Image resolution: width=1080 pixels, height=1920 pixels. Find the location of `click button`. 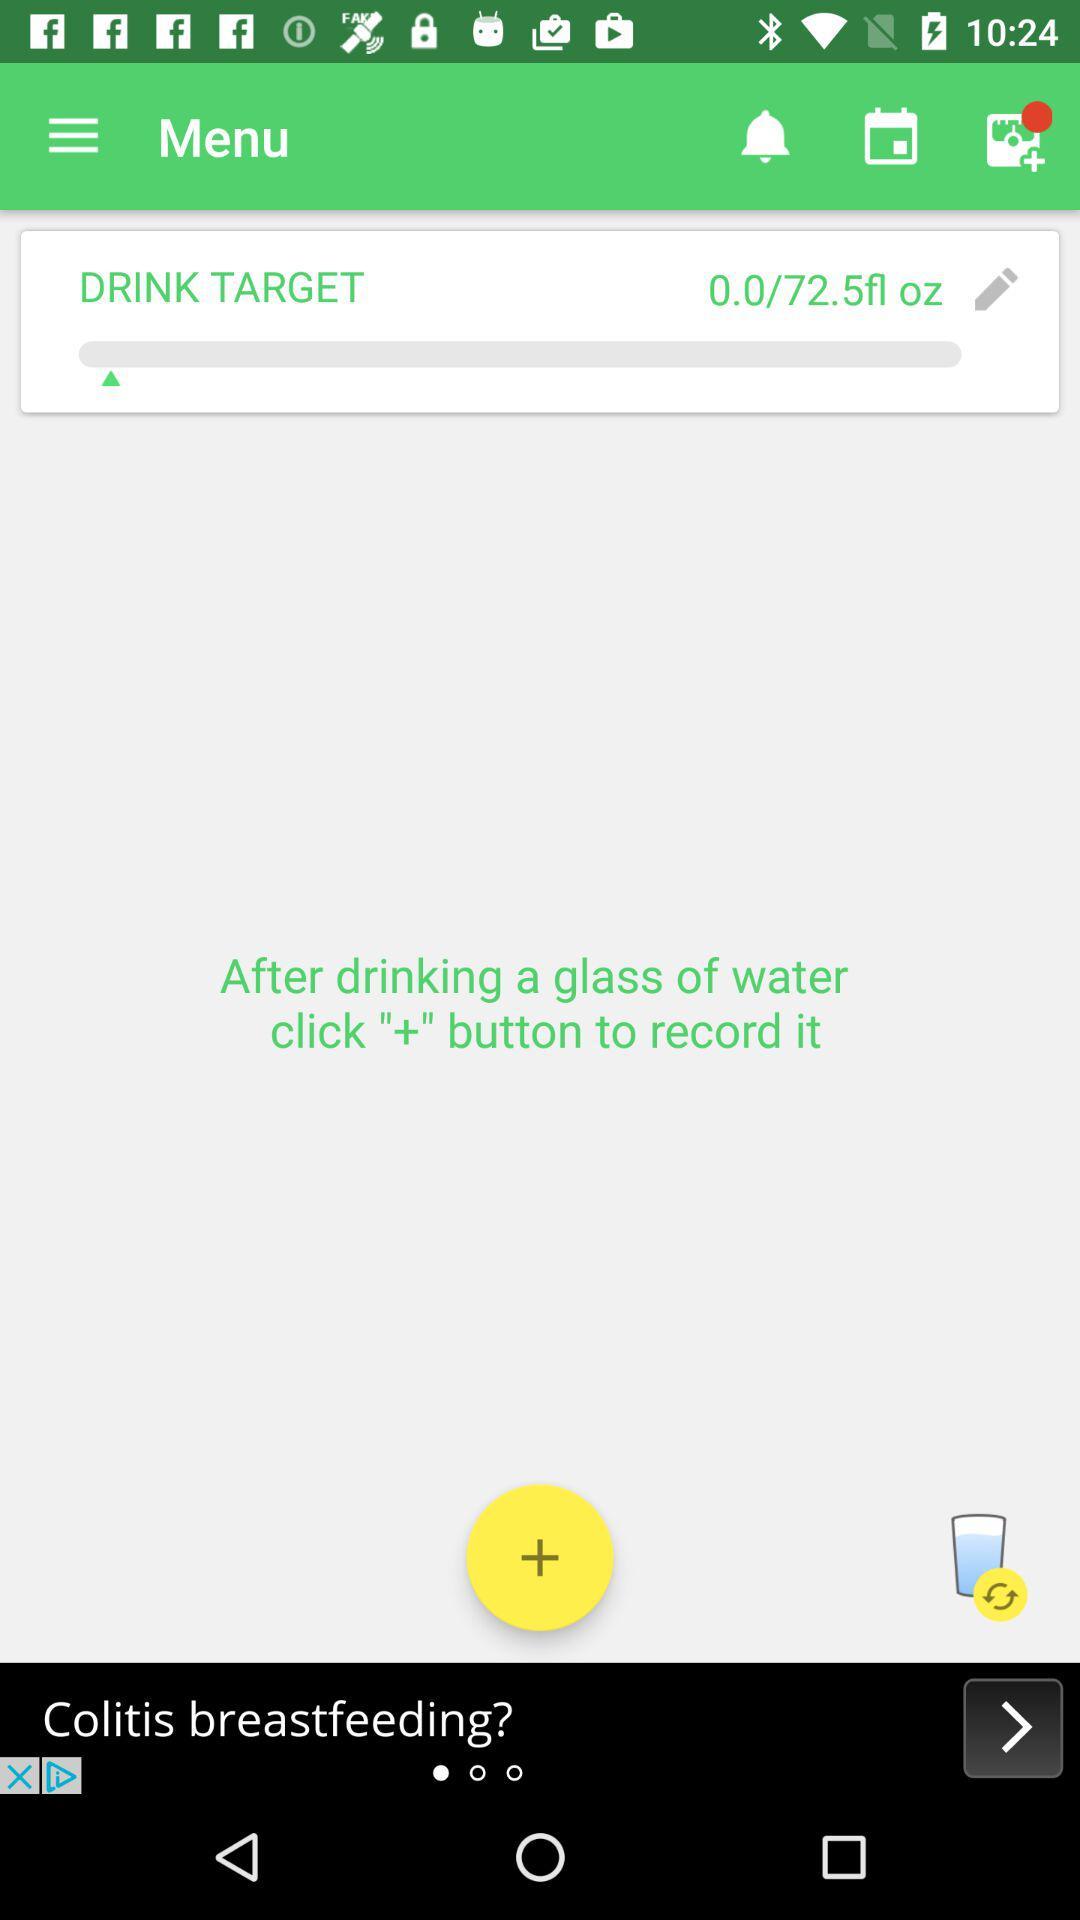

click button is located at coordinates (540, 1556).